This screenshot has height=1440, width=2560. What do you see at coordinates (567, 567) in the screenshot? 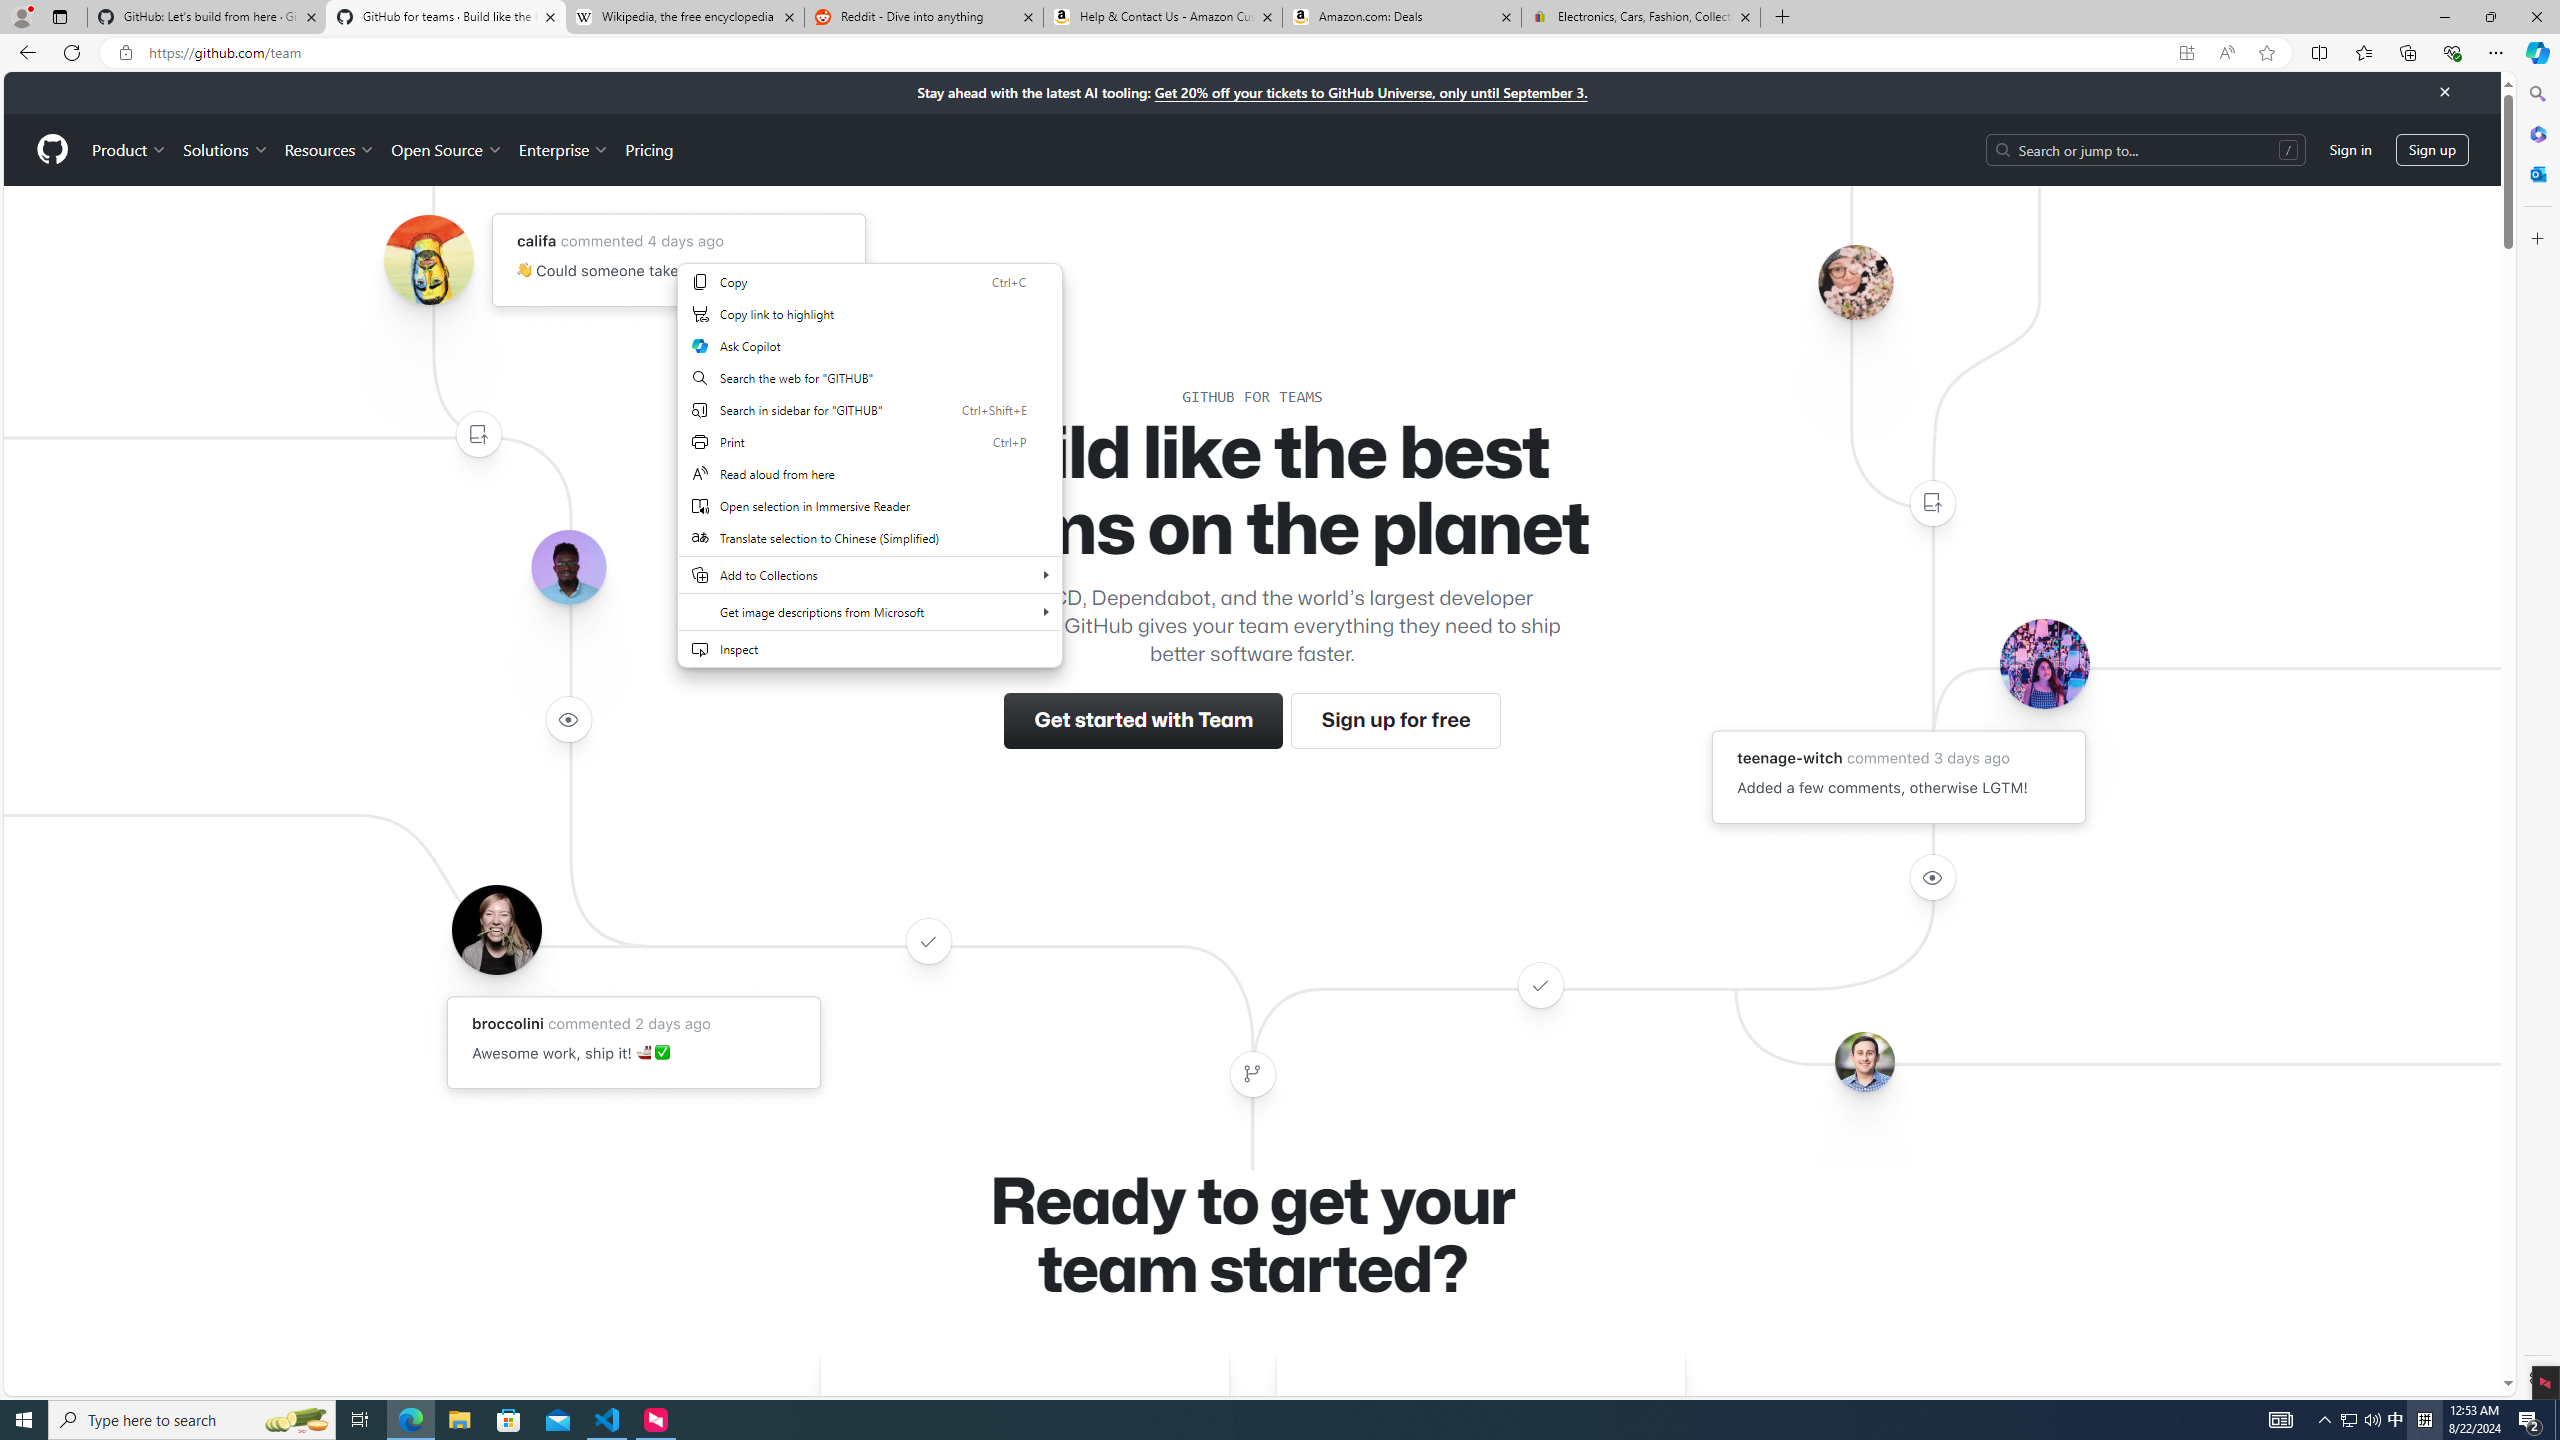
I see `'Avatar of the user lerebear'` at bounding box center [567, 567].